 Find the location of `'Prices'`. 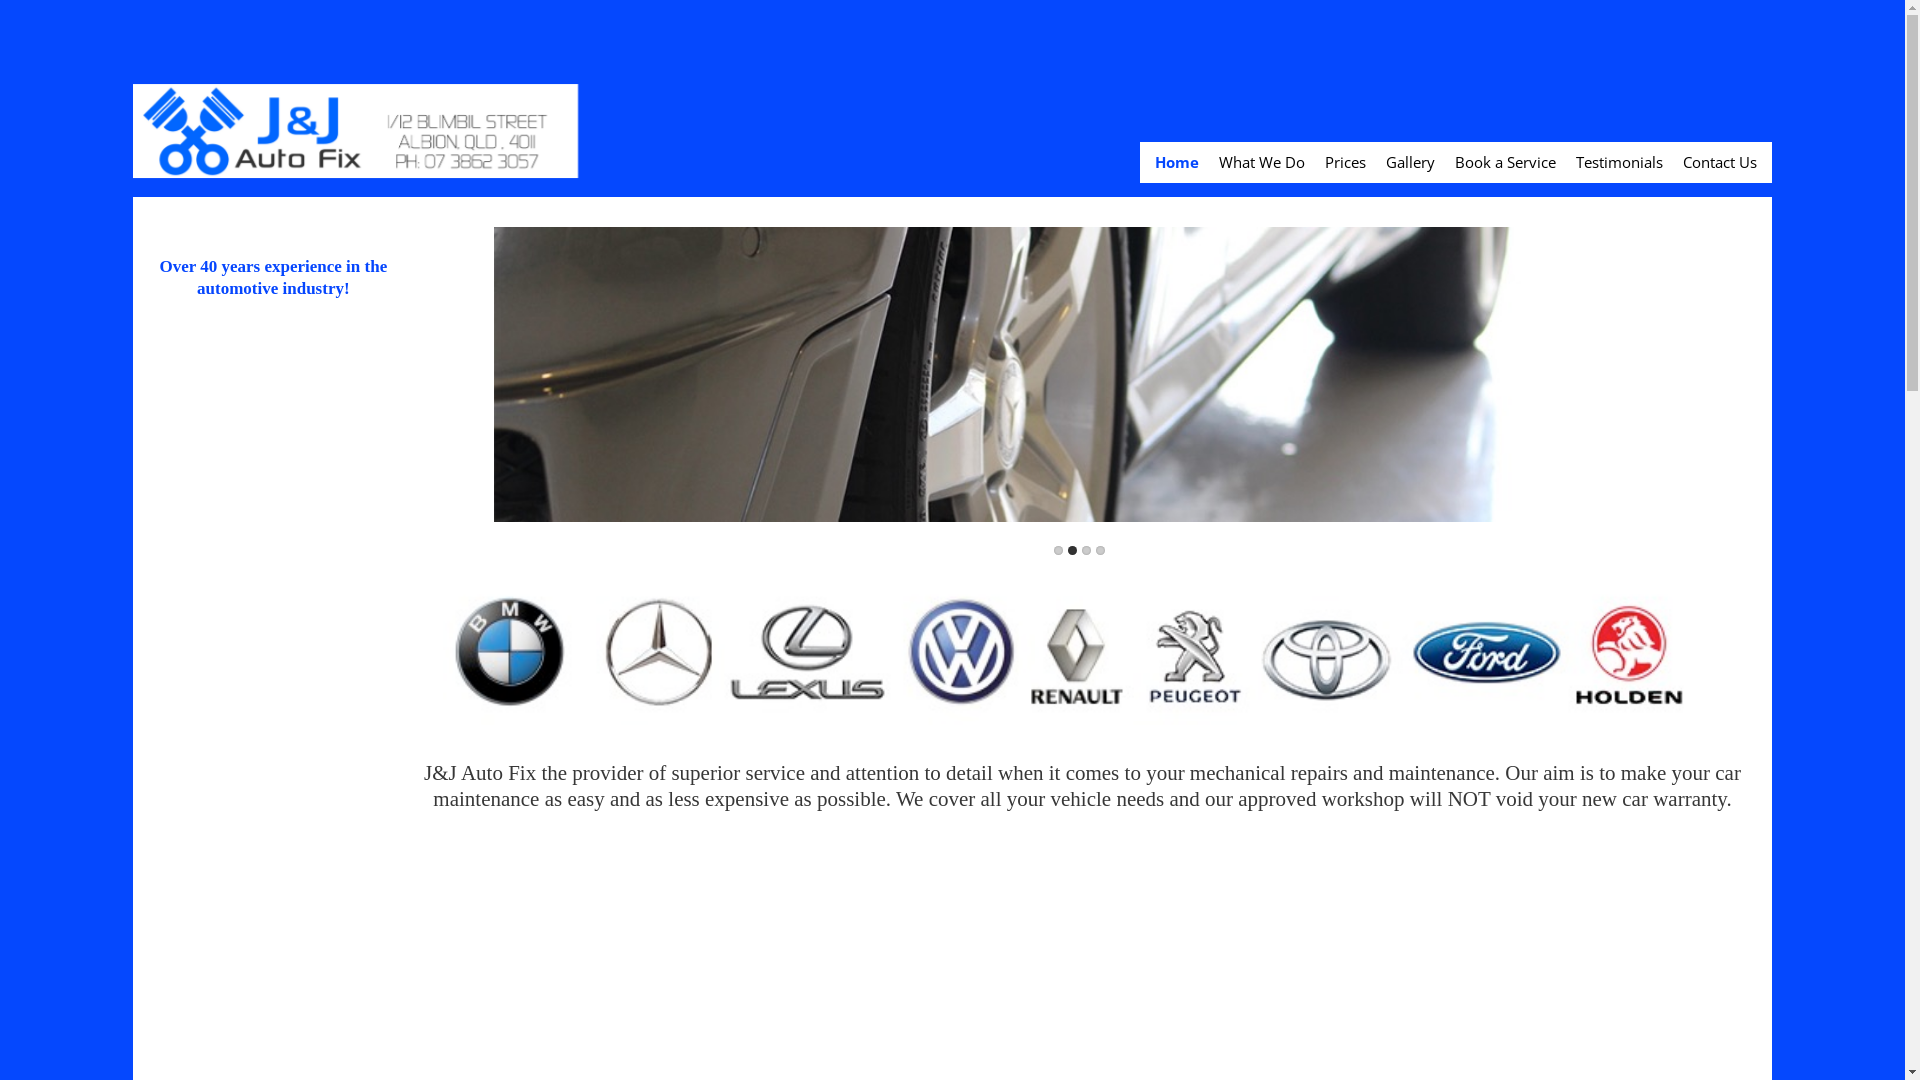

'Prices' is located at coordinates (1345, 161).